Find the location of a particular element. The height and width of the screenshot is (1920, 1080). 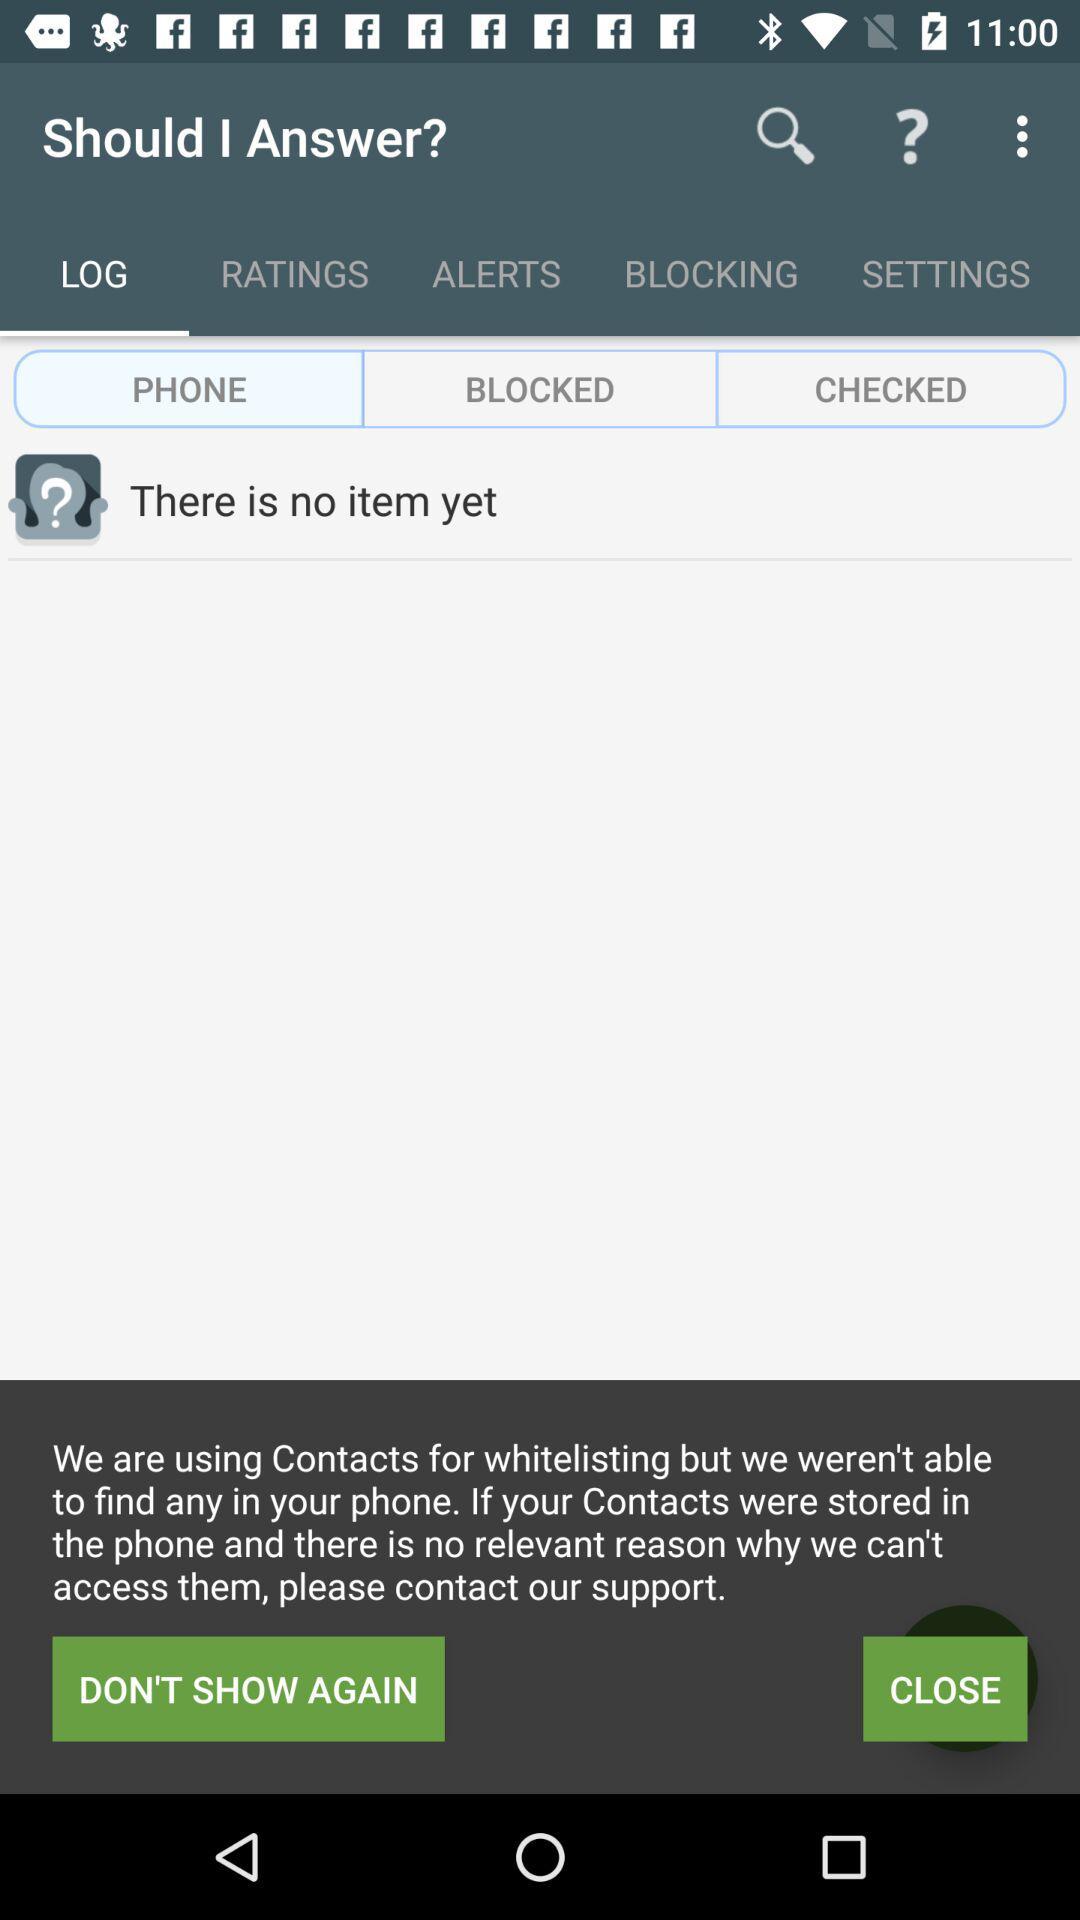

checked item is located at coordinates (890, 388).